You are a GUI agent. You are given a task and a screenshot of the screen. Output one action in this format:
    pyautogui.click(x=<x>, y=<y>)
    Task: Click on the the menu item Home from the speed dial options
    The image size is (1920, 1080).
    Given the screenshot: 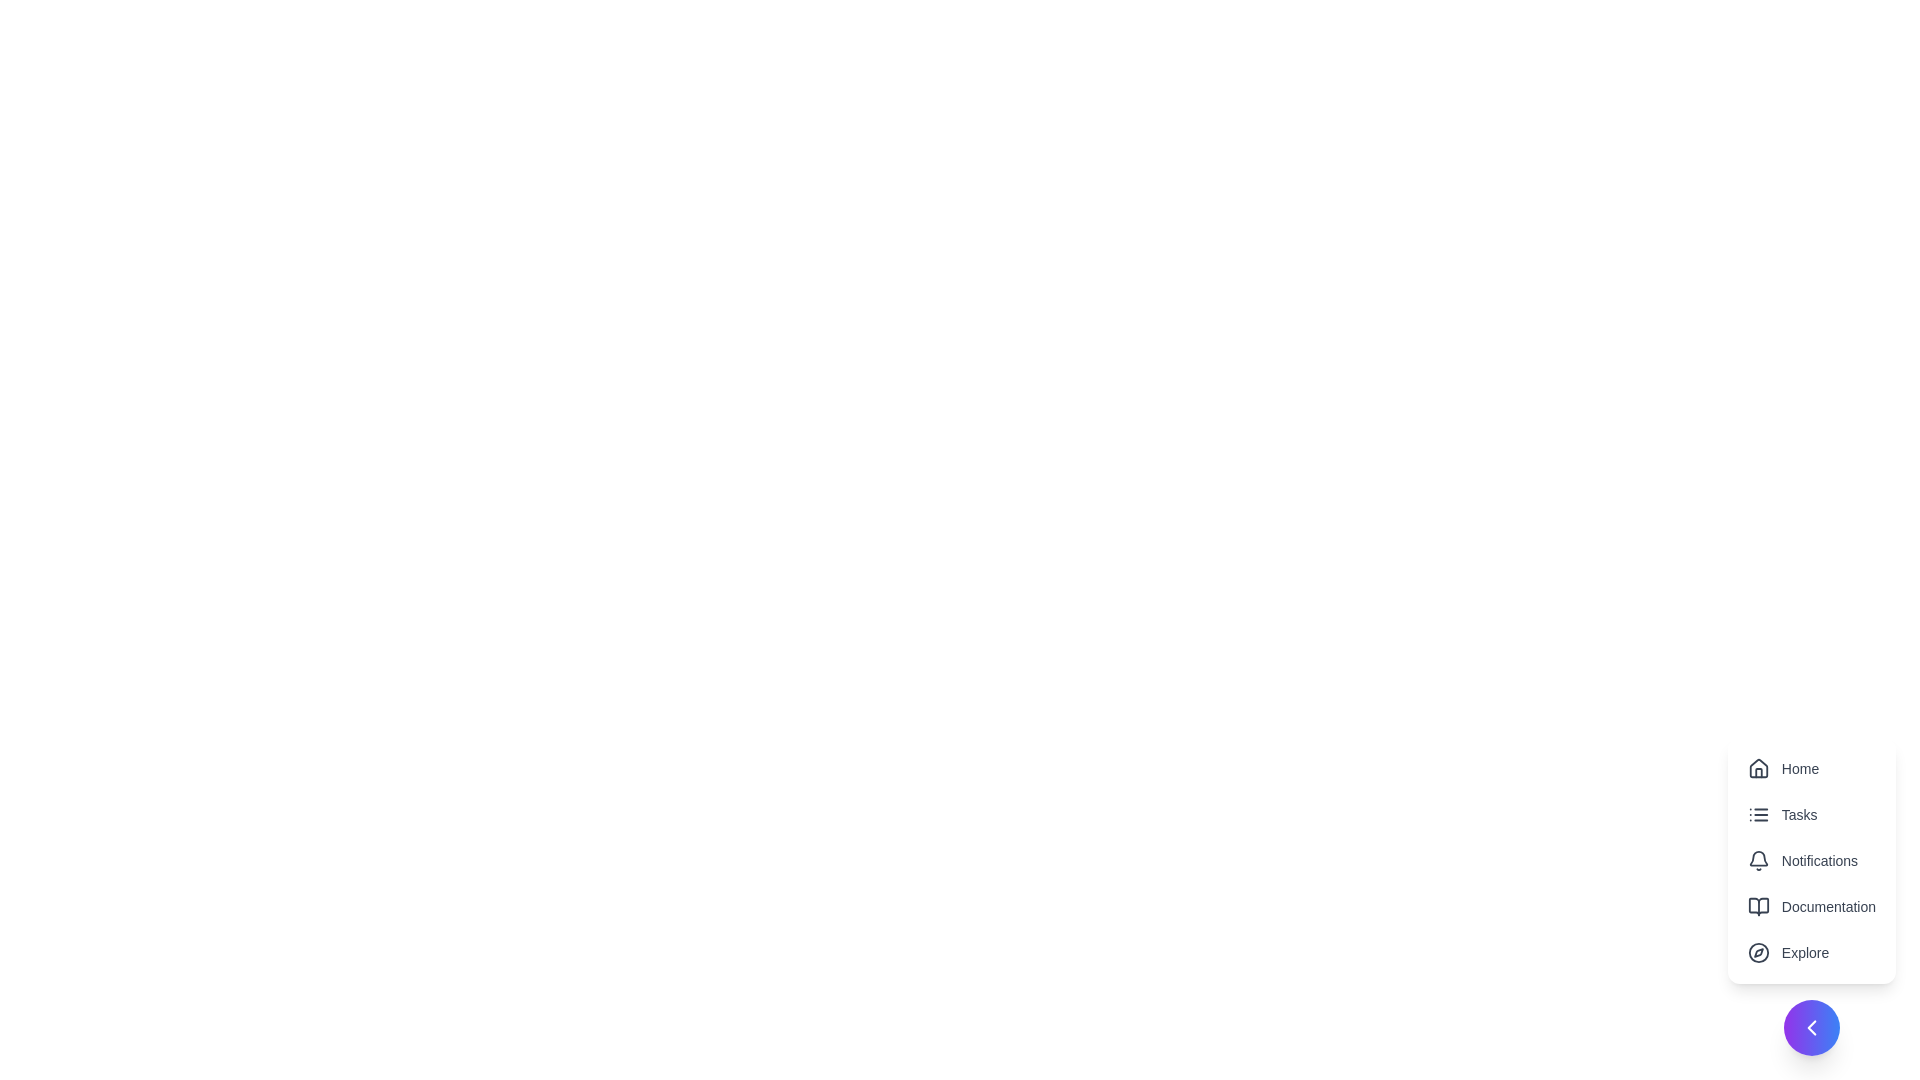 What is the action you would take?
    pyautogui.click(x=1811, y=767)
    